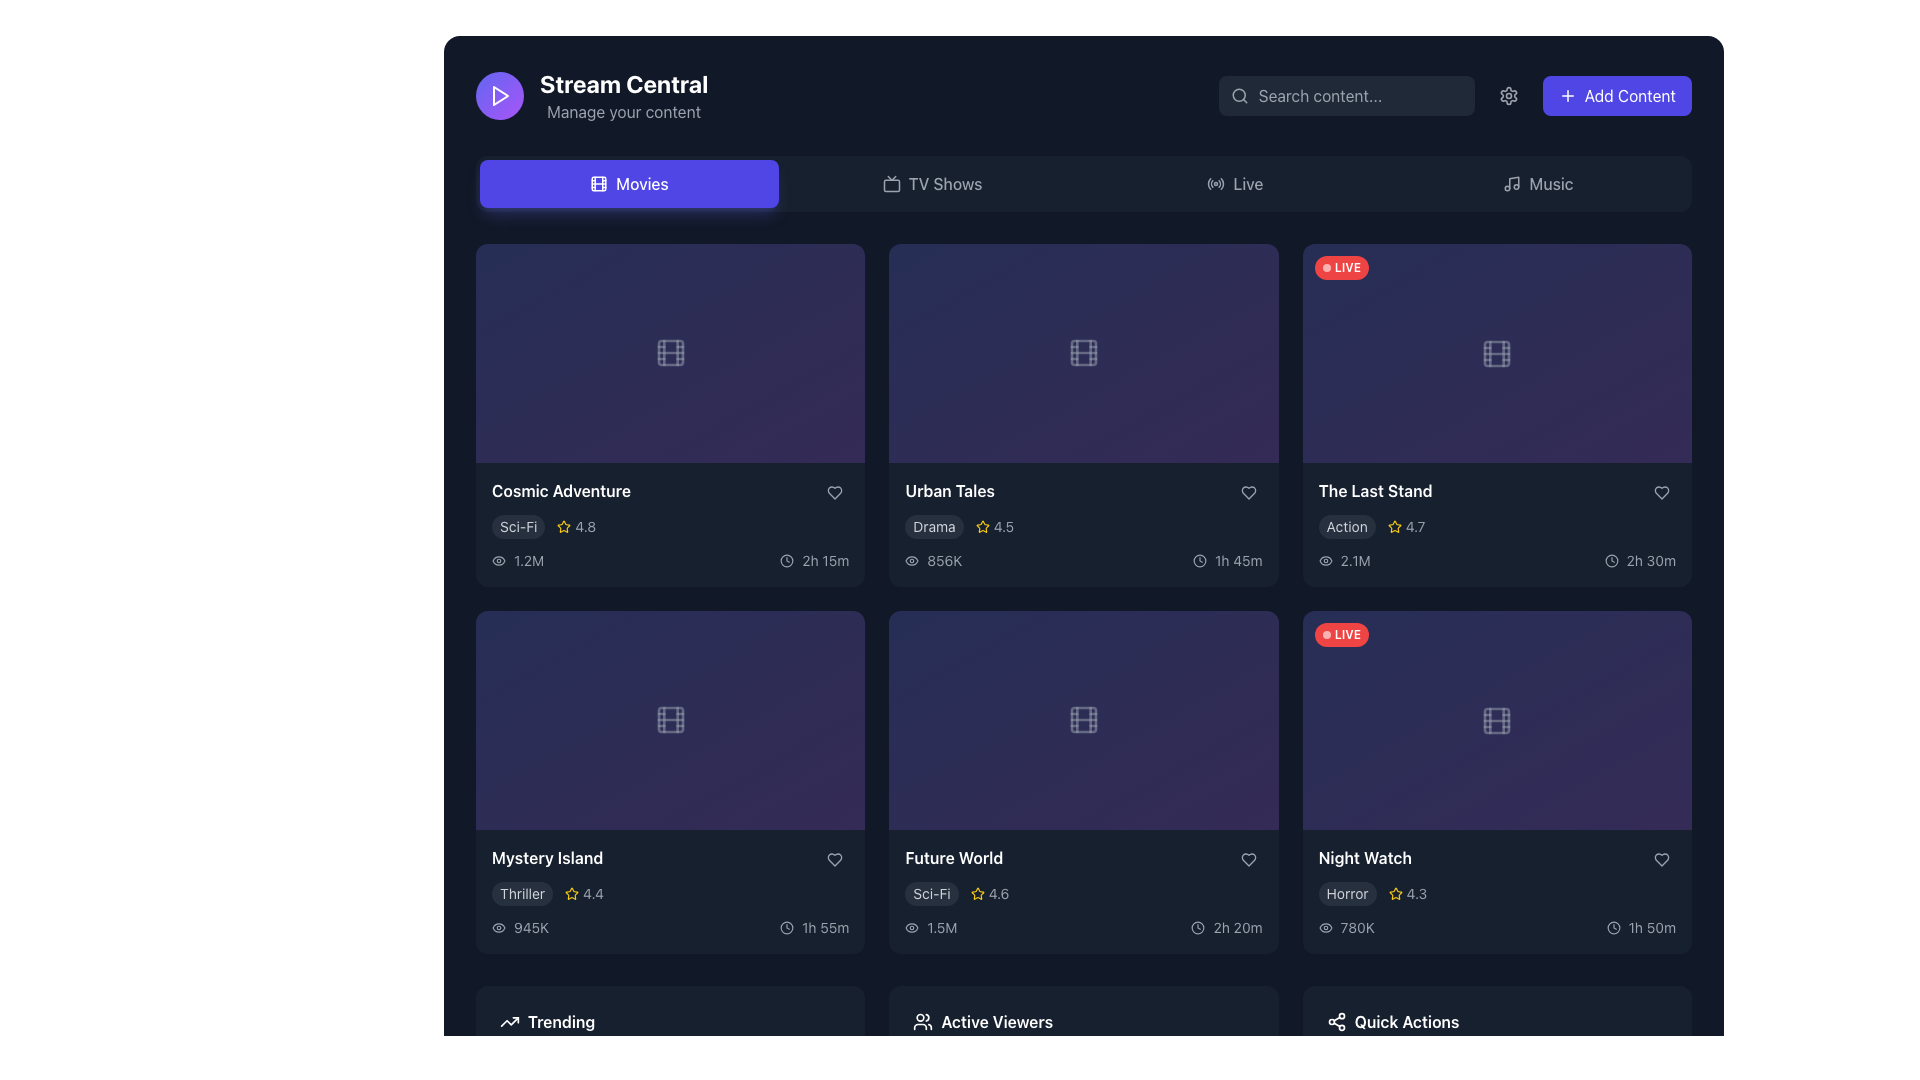 The width and height of the screenshot is (1920, 1080). I want to click on the leftmost navigation button labeled 'Movies' to switch the viewing context to movie-related content, so click(628, 184).